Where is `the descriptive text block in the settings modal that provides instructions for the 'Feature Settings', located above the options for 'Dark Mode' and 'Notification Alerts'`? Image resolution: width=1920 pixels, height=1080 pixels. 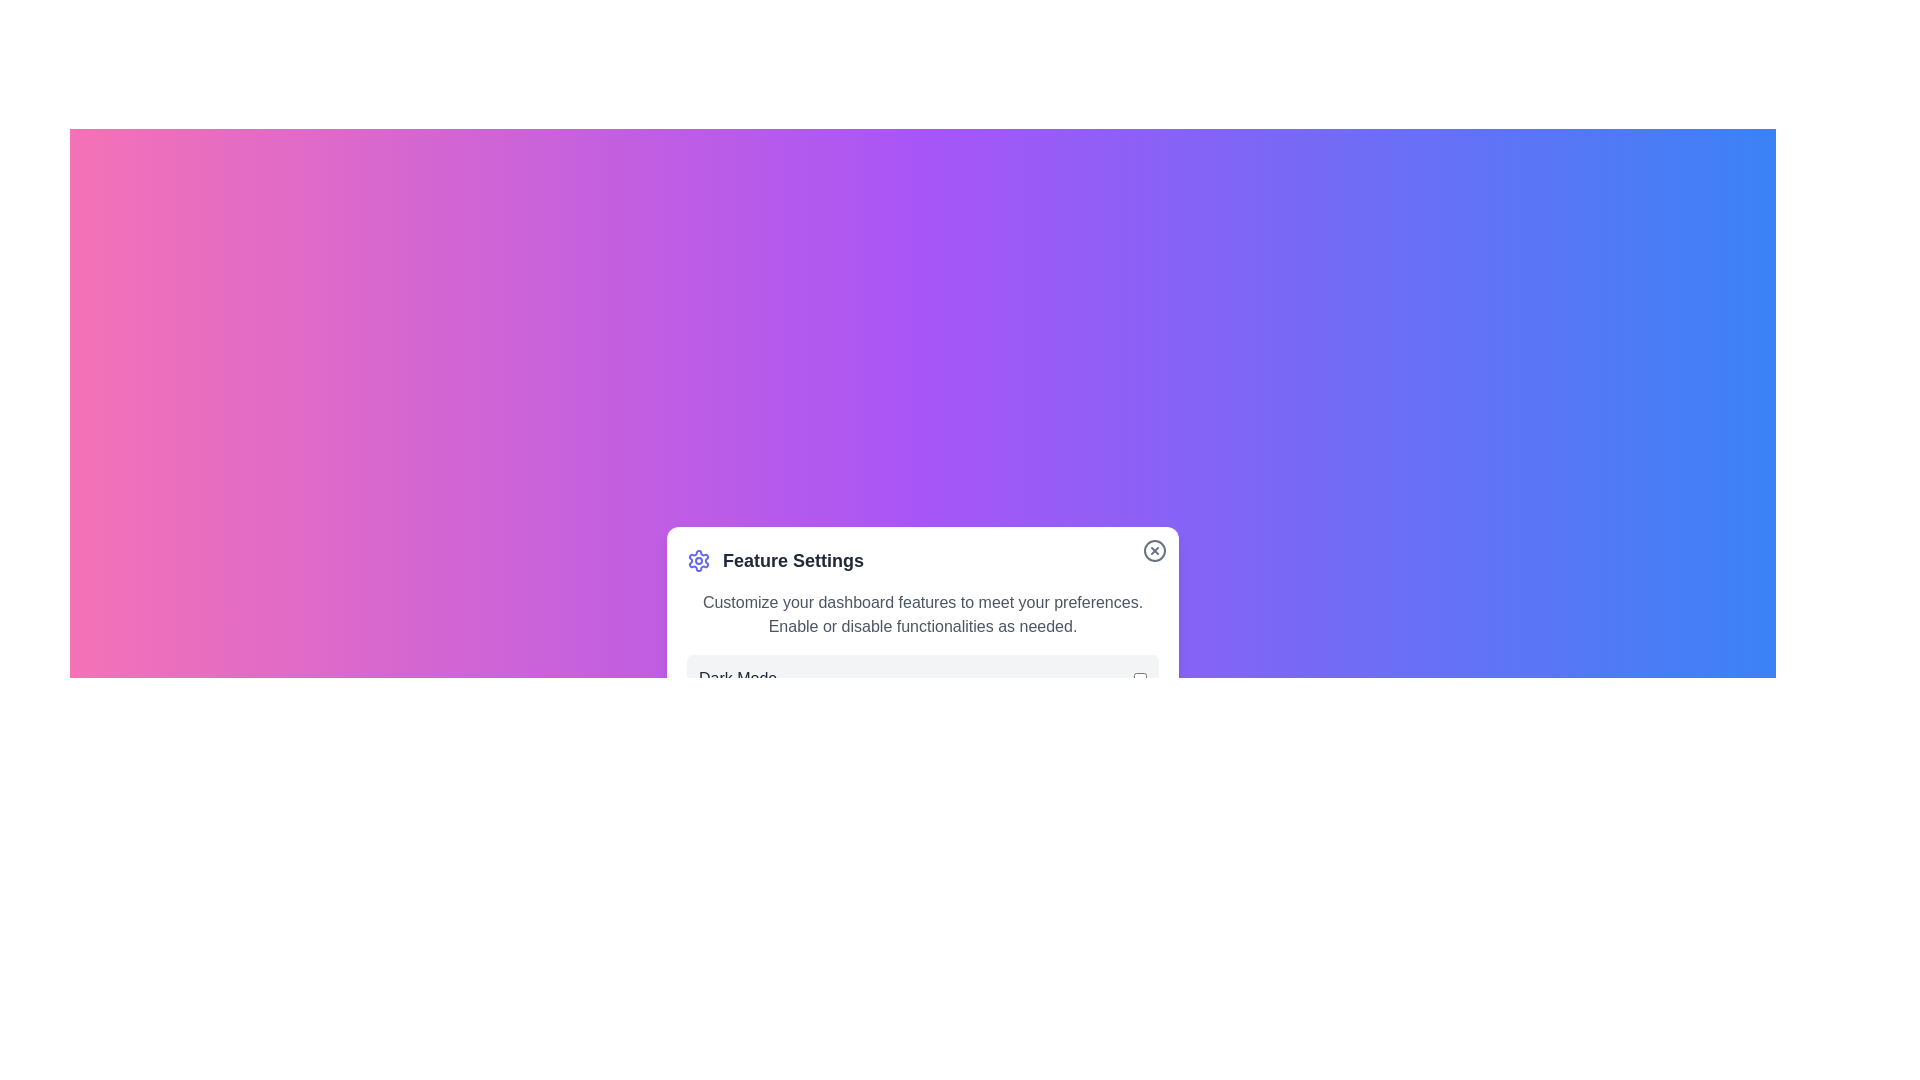
the descriptive text block in the settings modal that provides instructions for the 'Feature Settings', located above the options for 'Dark Mode' and 'Notification Alerts' is located at coordinates (921, 613).